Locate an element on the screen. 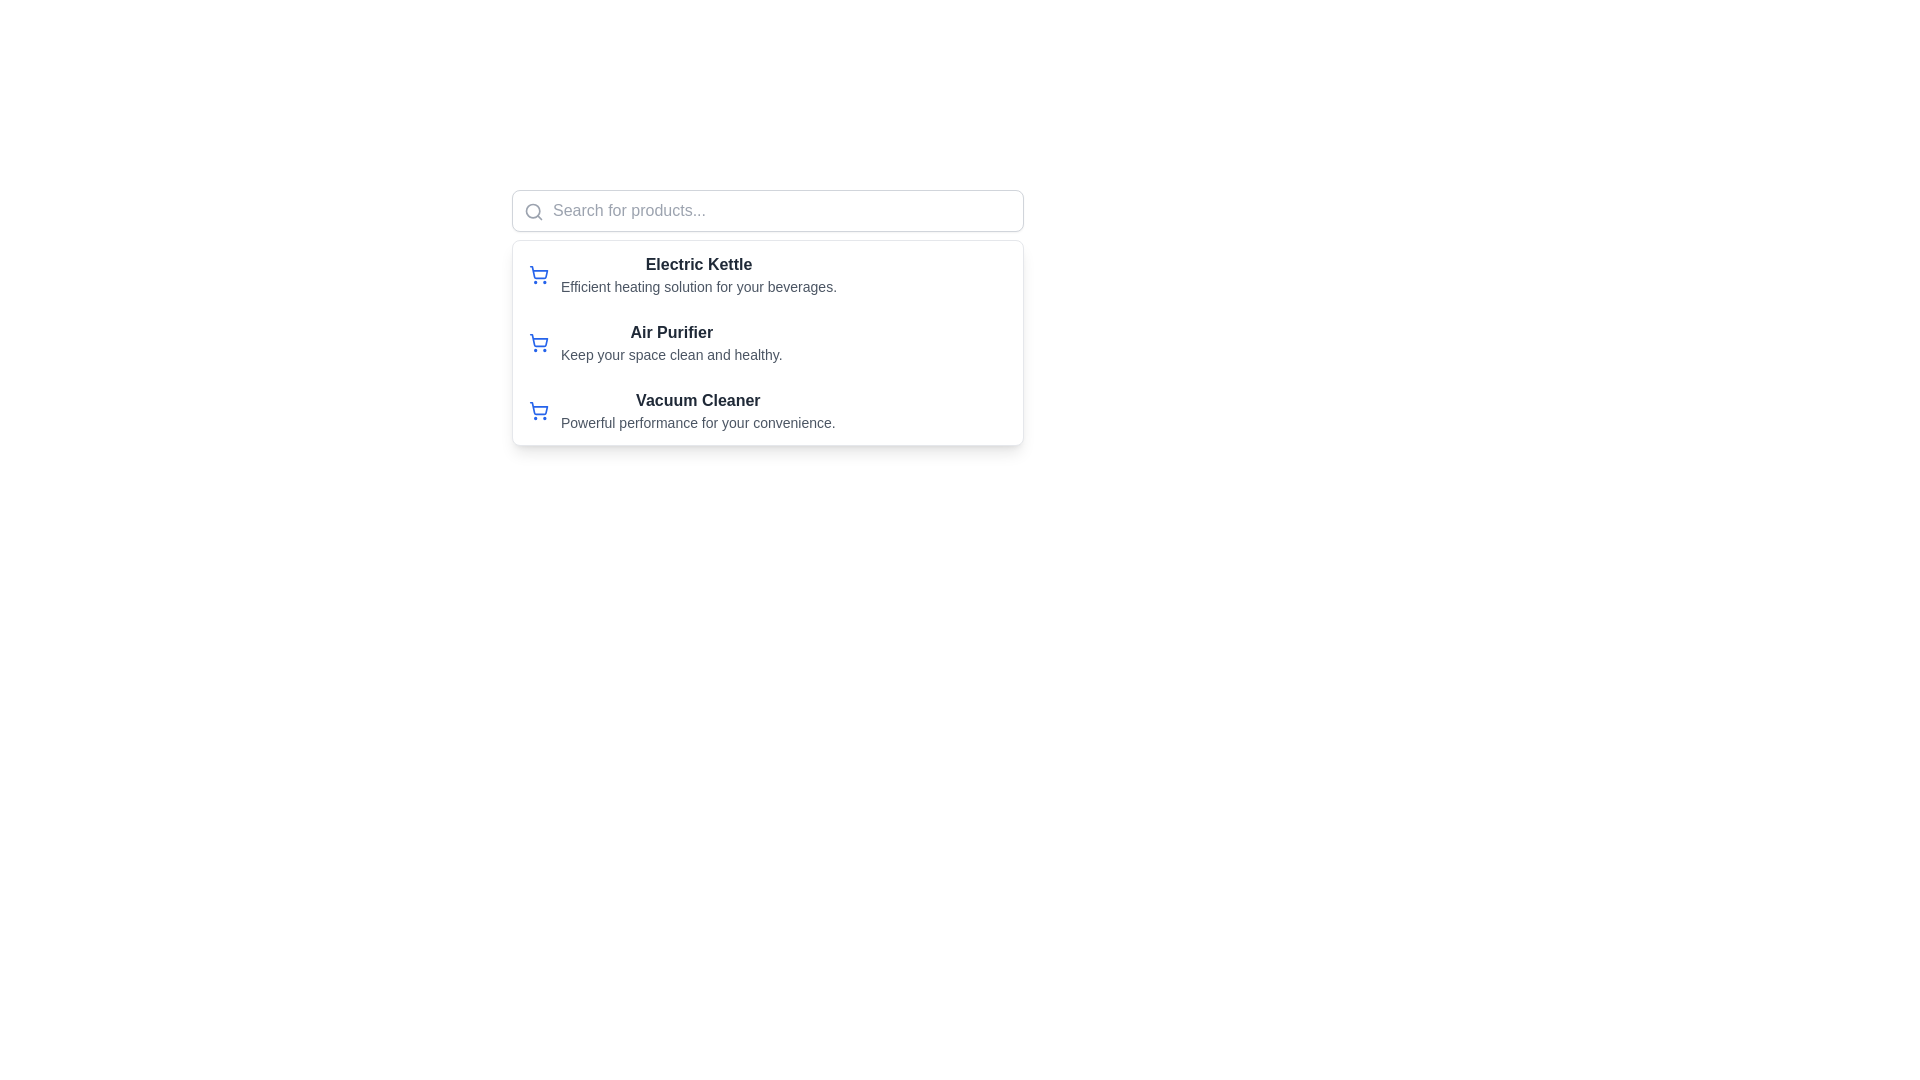 This screenshot has width=1920, height=1080. the ListItem element displaying a shopping cart icon with bold text 'Air Purifier' is located at coordinates (767, 342).